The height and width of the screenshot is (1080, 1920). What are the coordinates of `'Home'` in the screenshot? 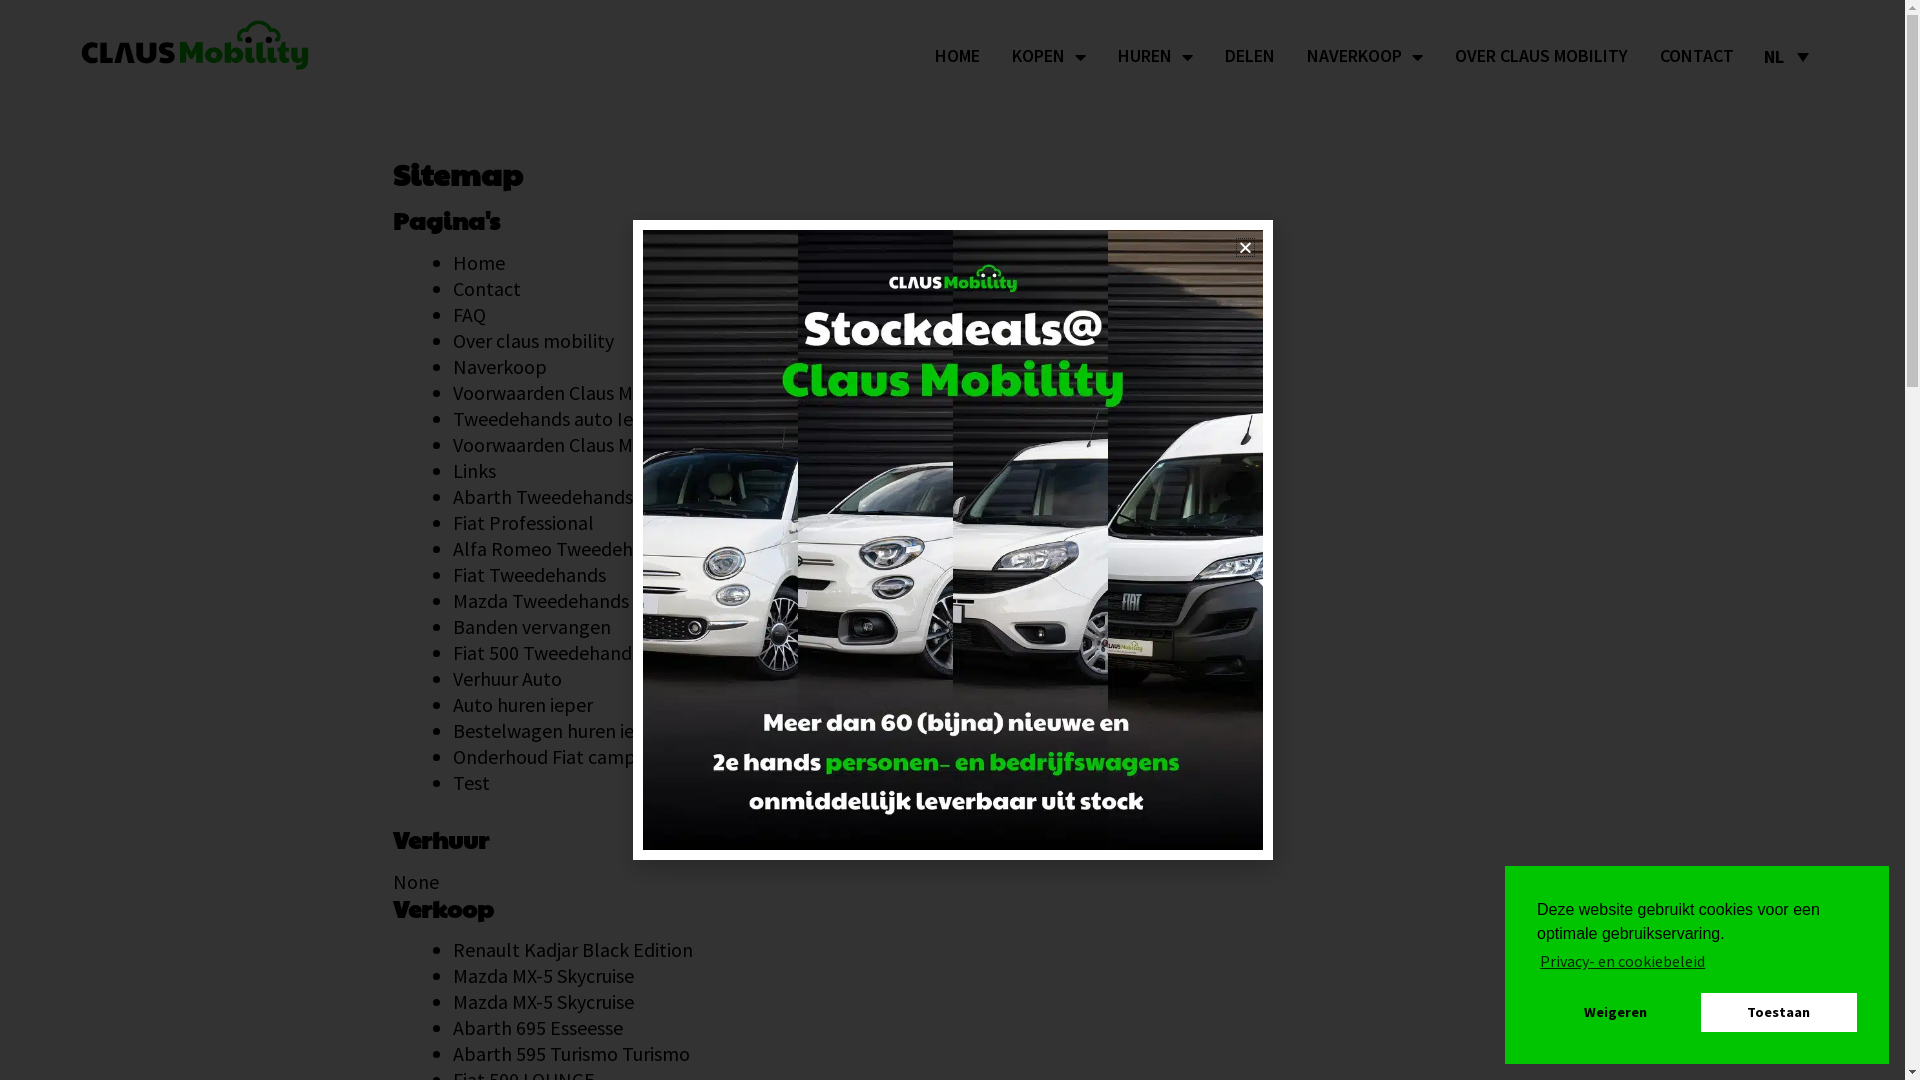 It's located at (477, 261).